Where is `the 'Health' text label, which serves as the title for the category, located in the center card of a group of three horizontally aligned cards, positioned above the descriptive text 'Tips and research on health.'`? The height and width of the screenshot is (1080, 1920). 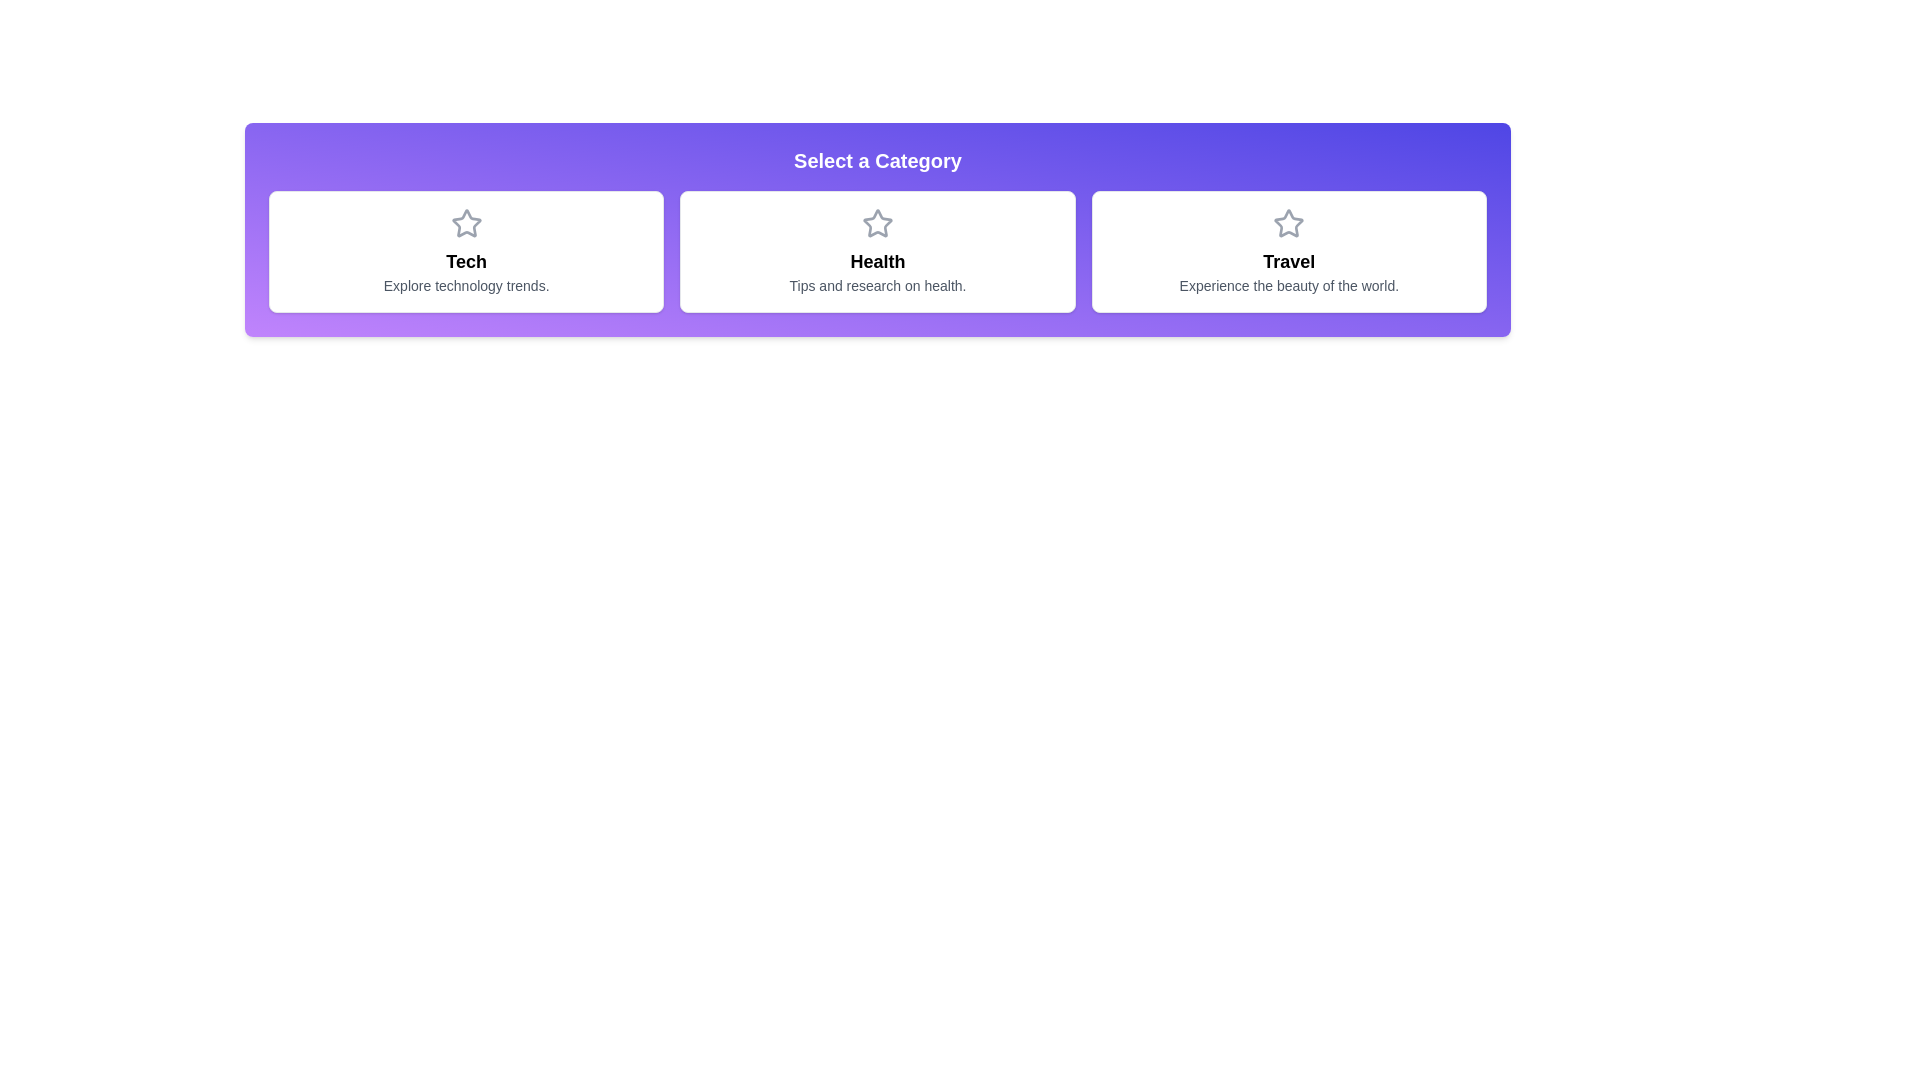 the 'Health' text label, which serves as the title for the category, located in the center card of a group of three horizontally aligned cards, positioned above the descriptive text 'Tips and research on health.' is located at coordinates (878, 261).